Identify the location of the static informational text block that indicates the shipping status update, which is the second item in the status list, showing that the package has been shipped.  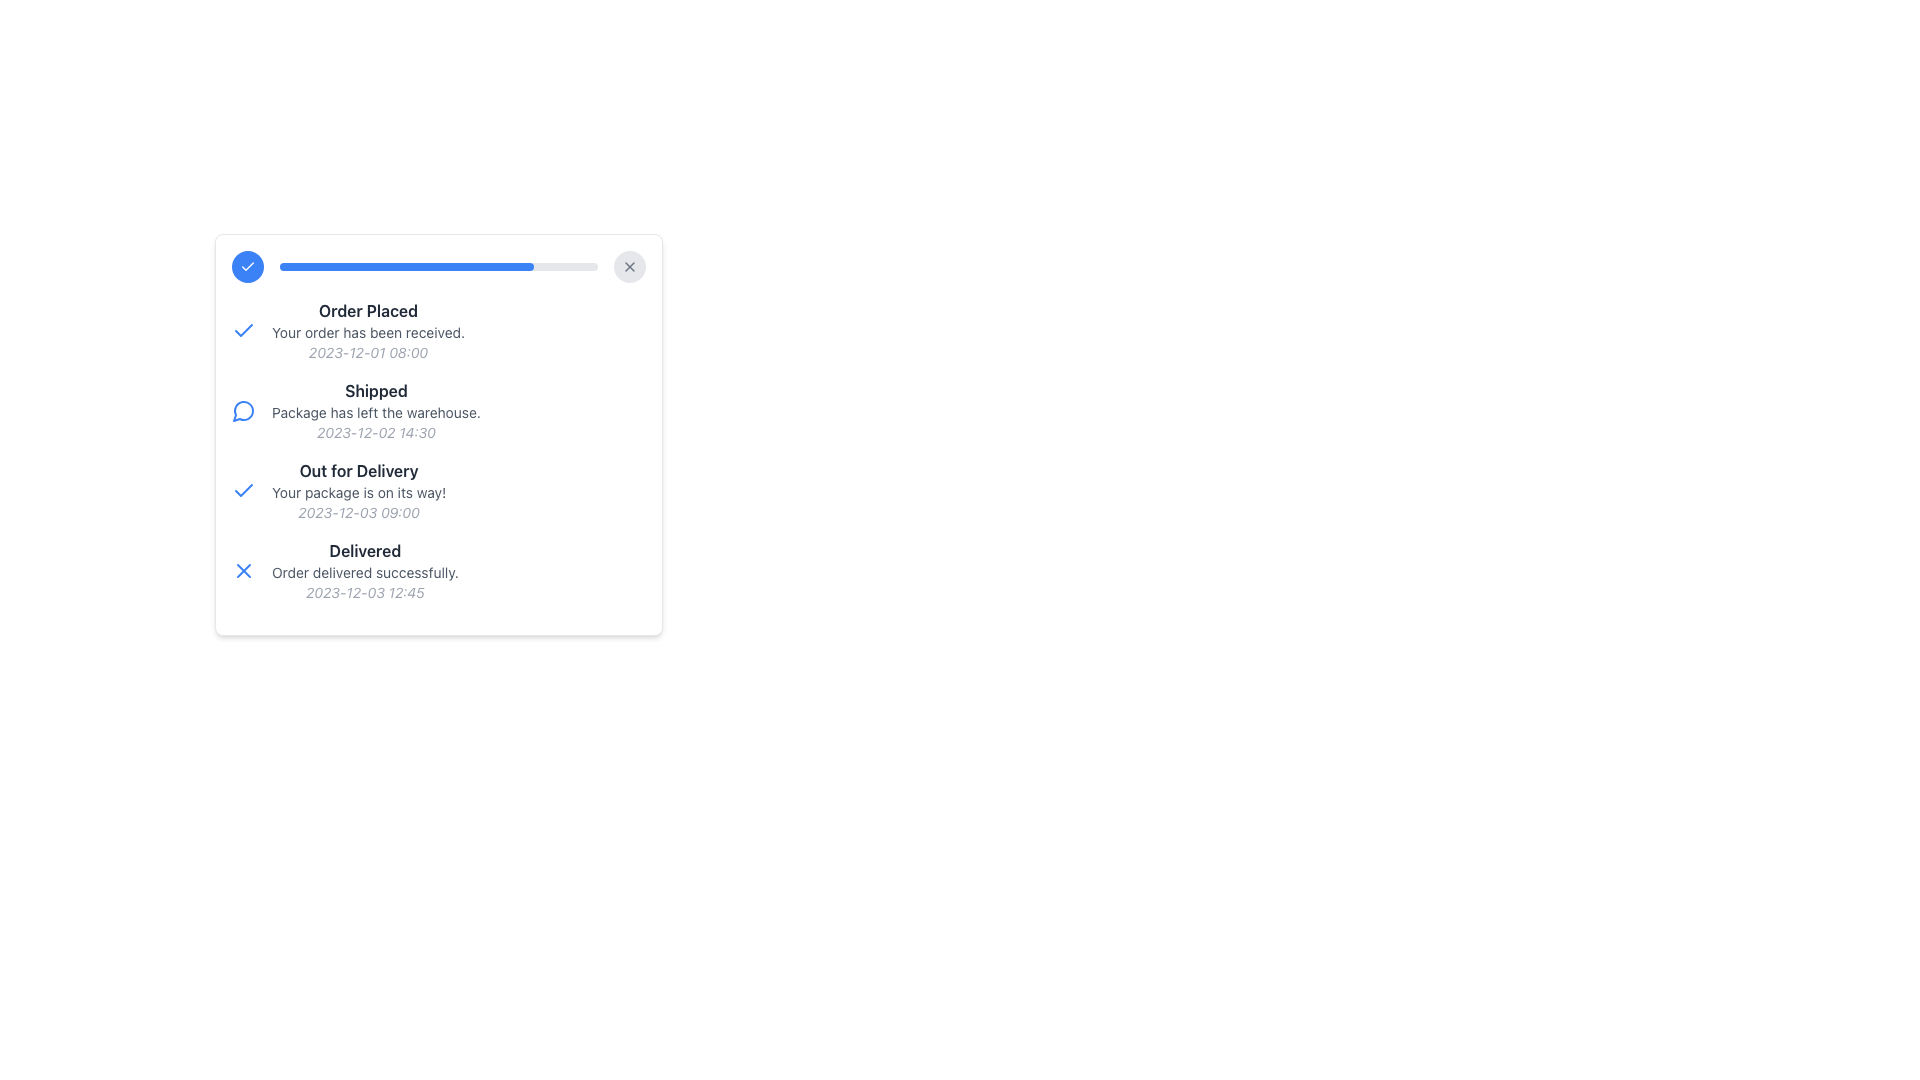
(437, 410).